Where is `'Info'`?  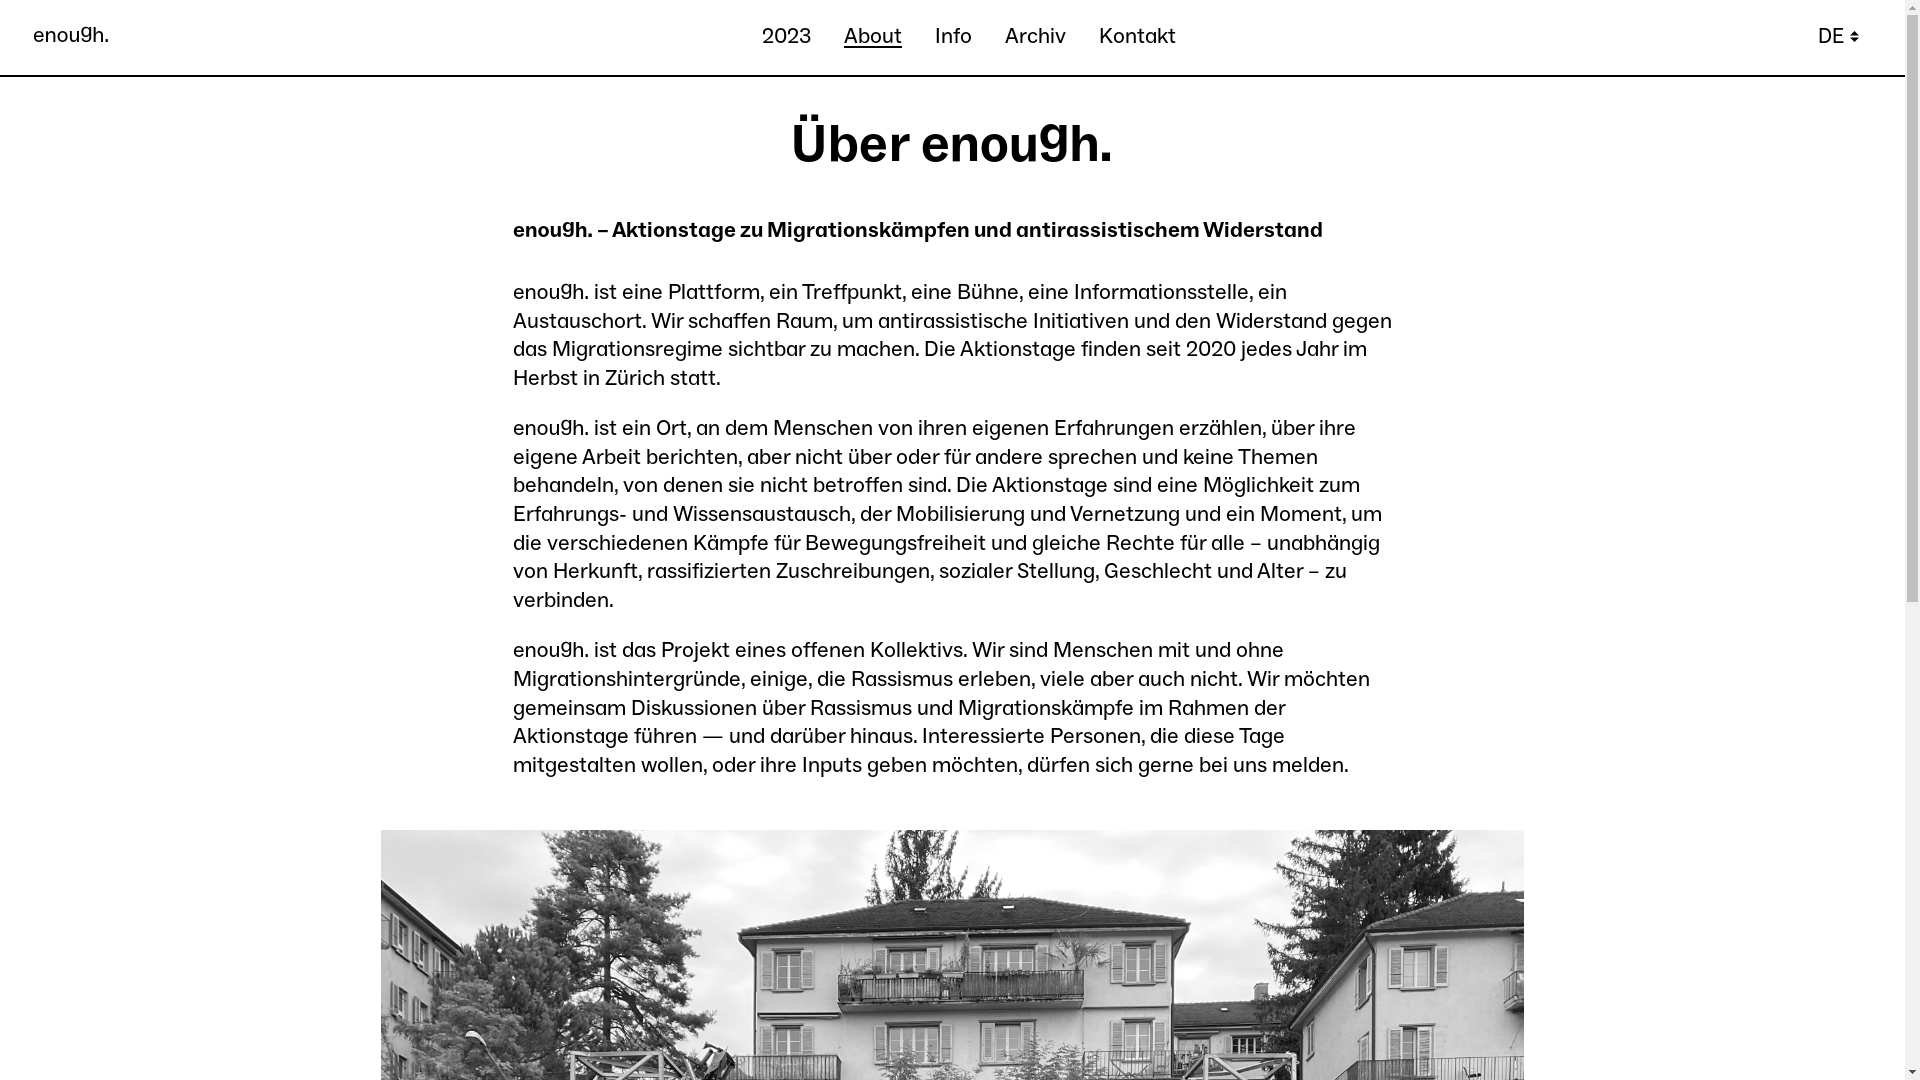
'Info' is located at coordinates (952, 37).